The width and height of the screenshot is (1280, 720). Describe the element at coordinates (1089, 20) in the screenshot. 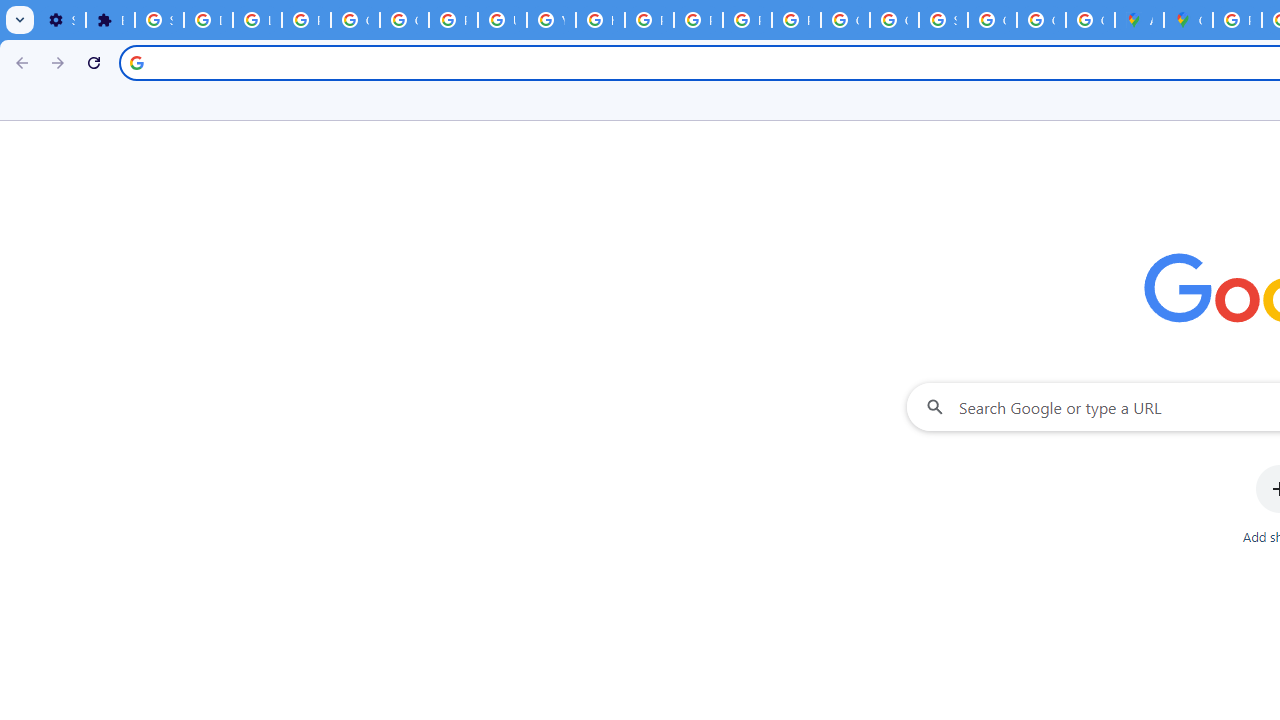

I see `'Create your Google Account'` at that location.